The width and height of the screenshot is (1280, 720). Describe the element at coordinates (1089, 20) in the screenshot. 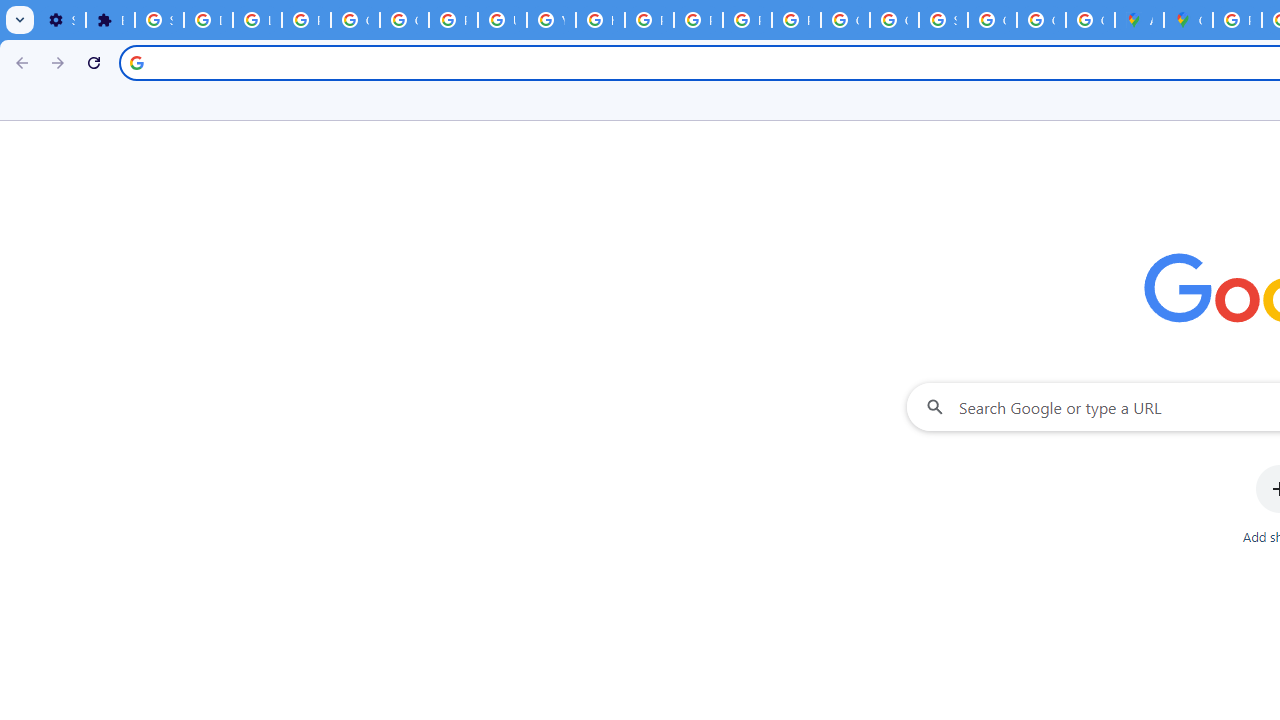

I see `'Create your Google Account'` at that location.